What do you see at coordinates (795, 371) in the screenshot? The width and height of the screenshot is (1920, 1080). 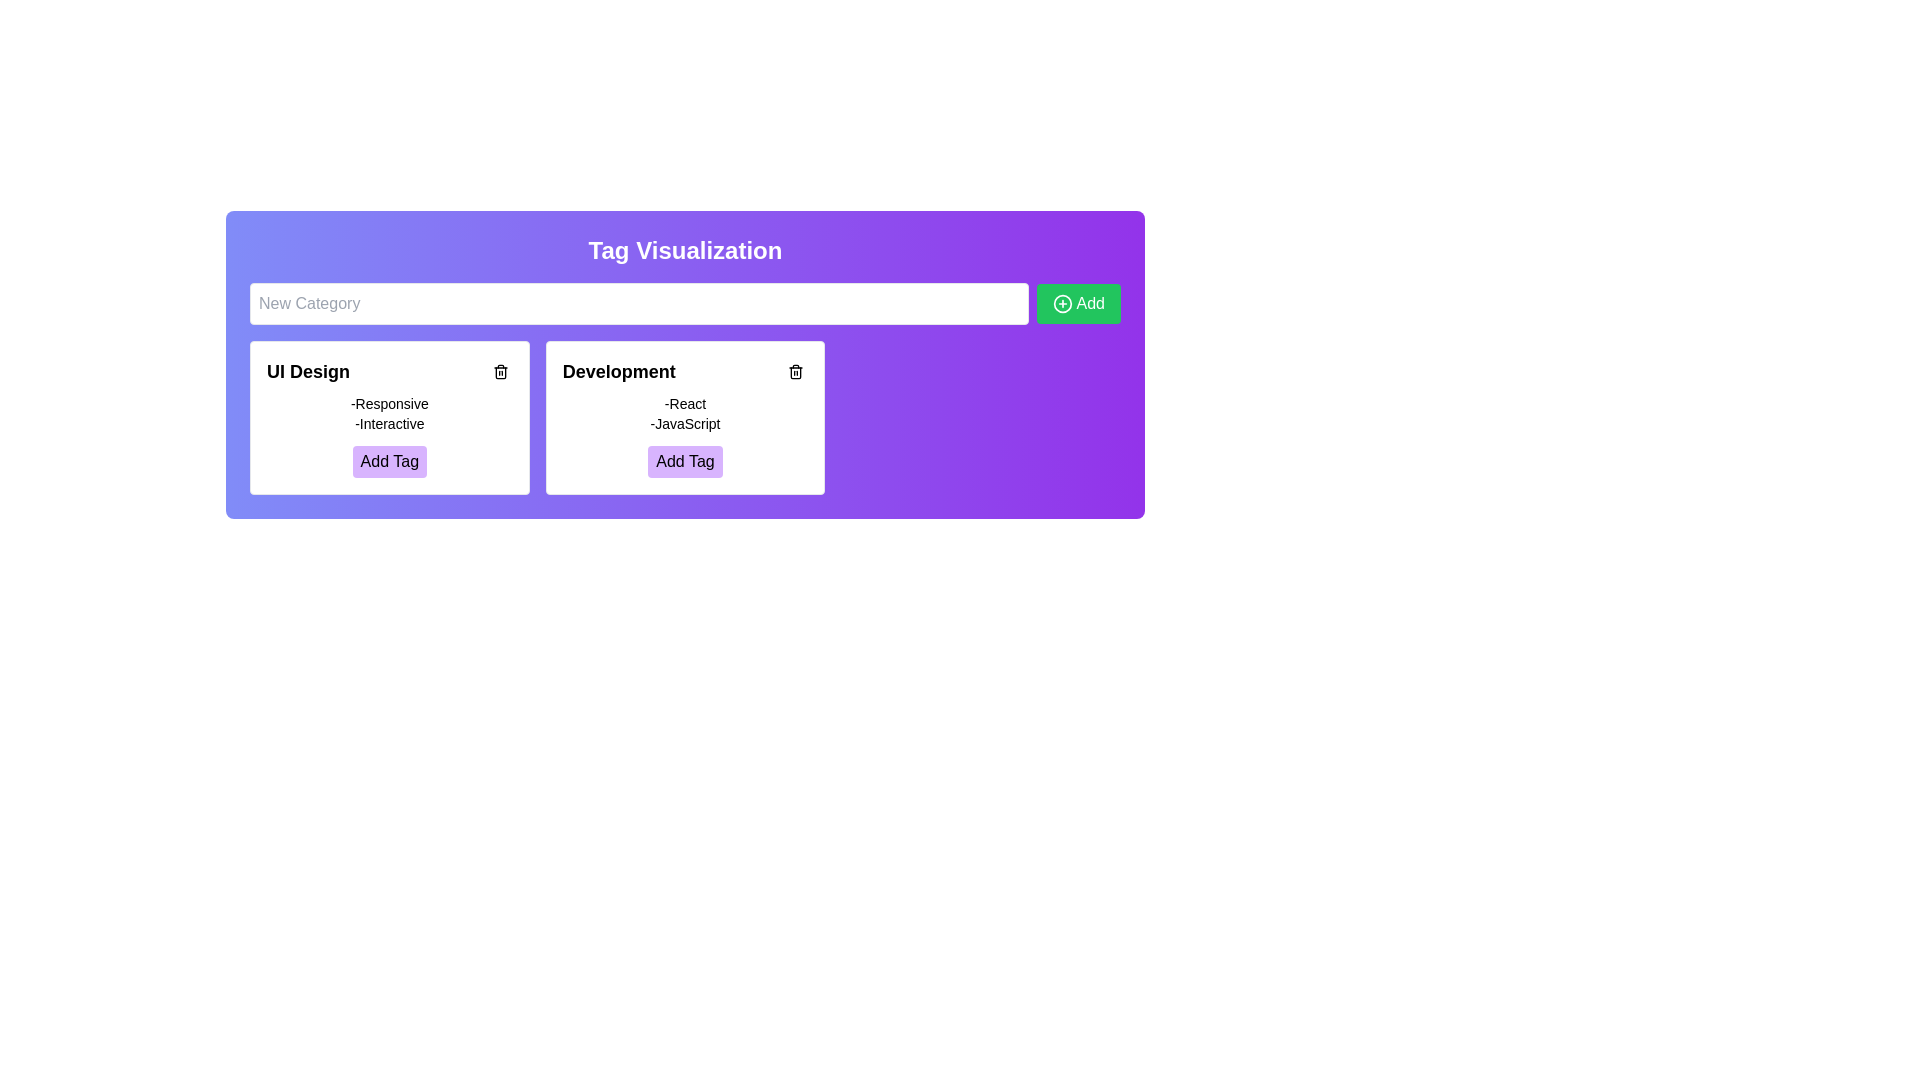 I see `the small trash bin icon button located in the top-right corner of the 'Development' section card` at bounding box center [795, 371].